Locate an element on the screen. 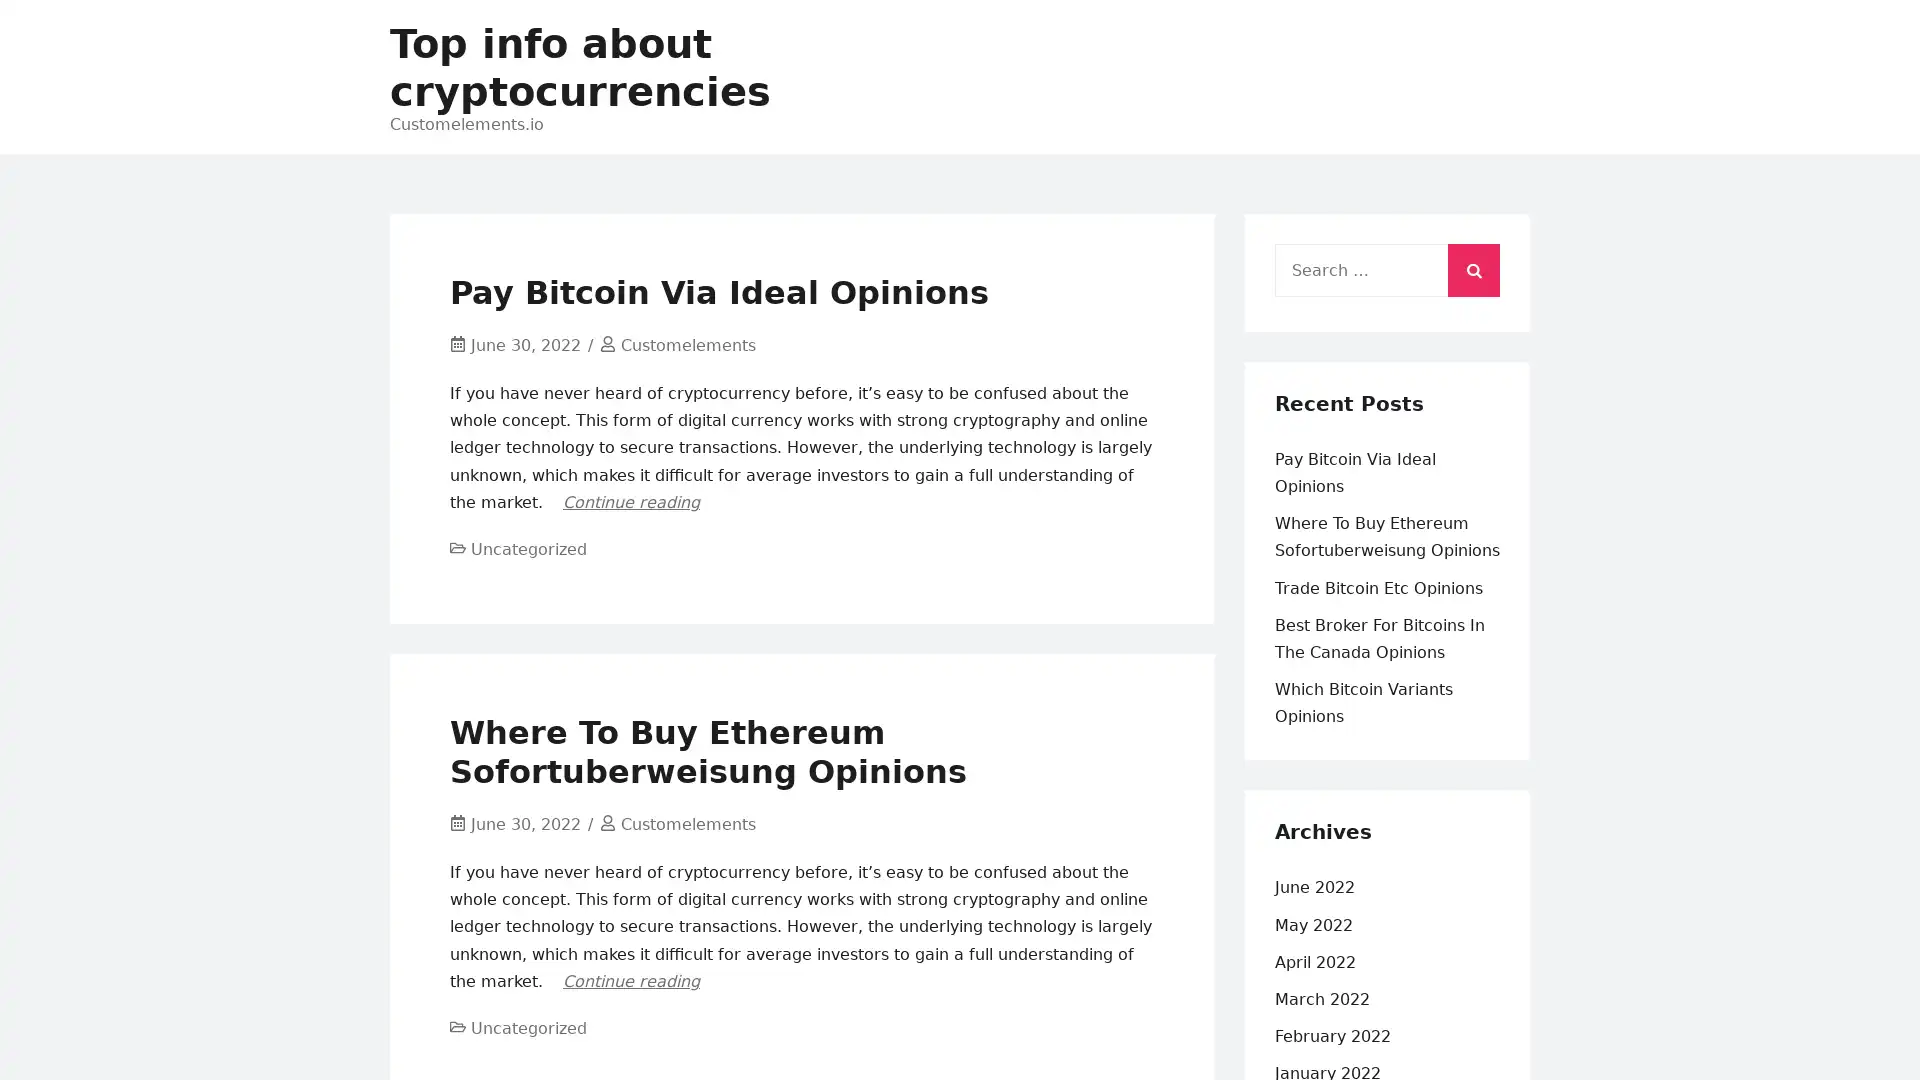  Search is located at coordinates (1473, 264).